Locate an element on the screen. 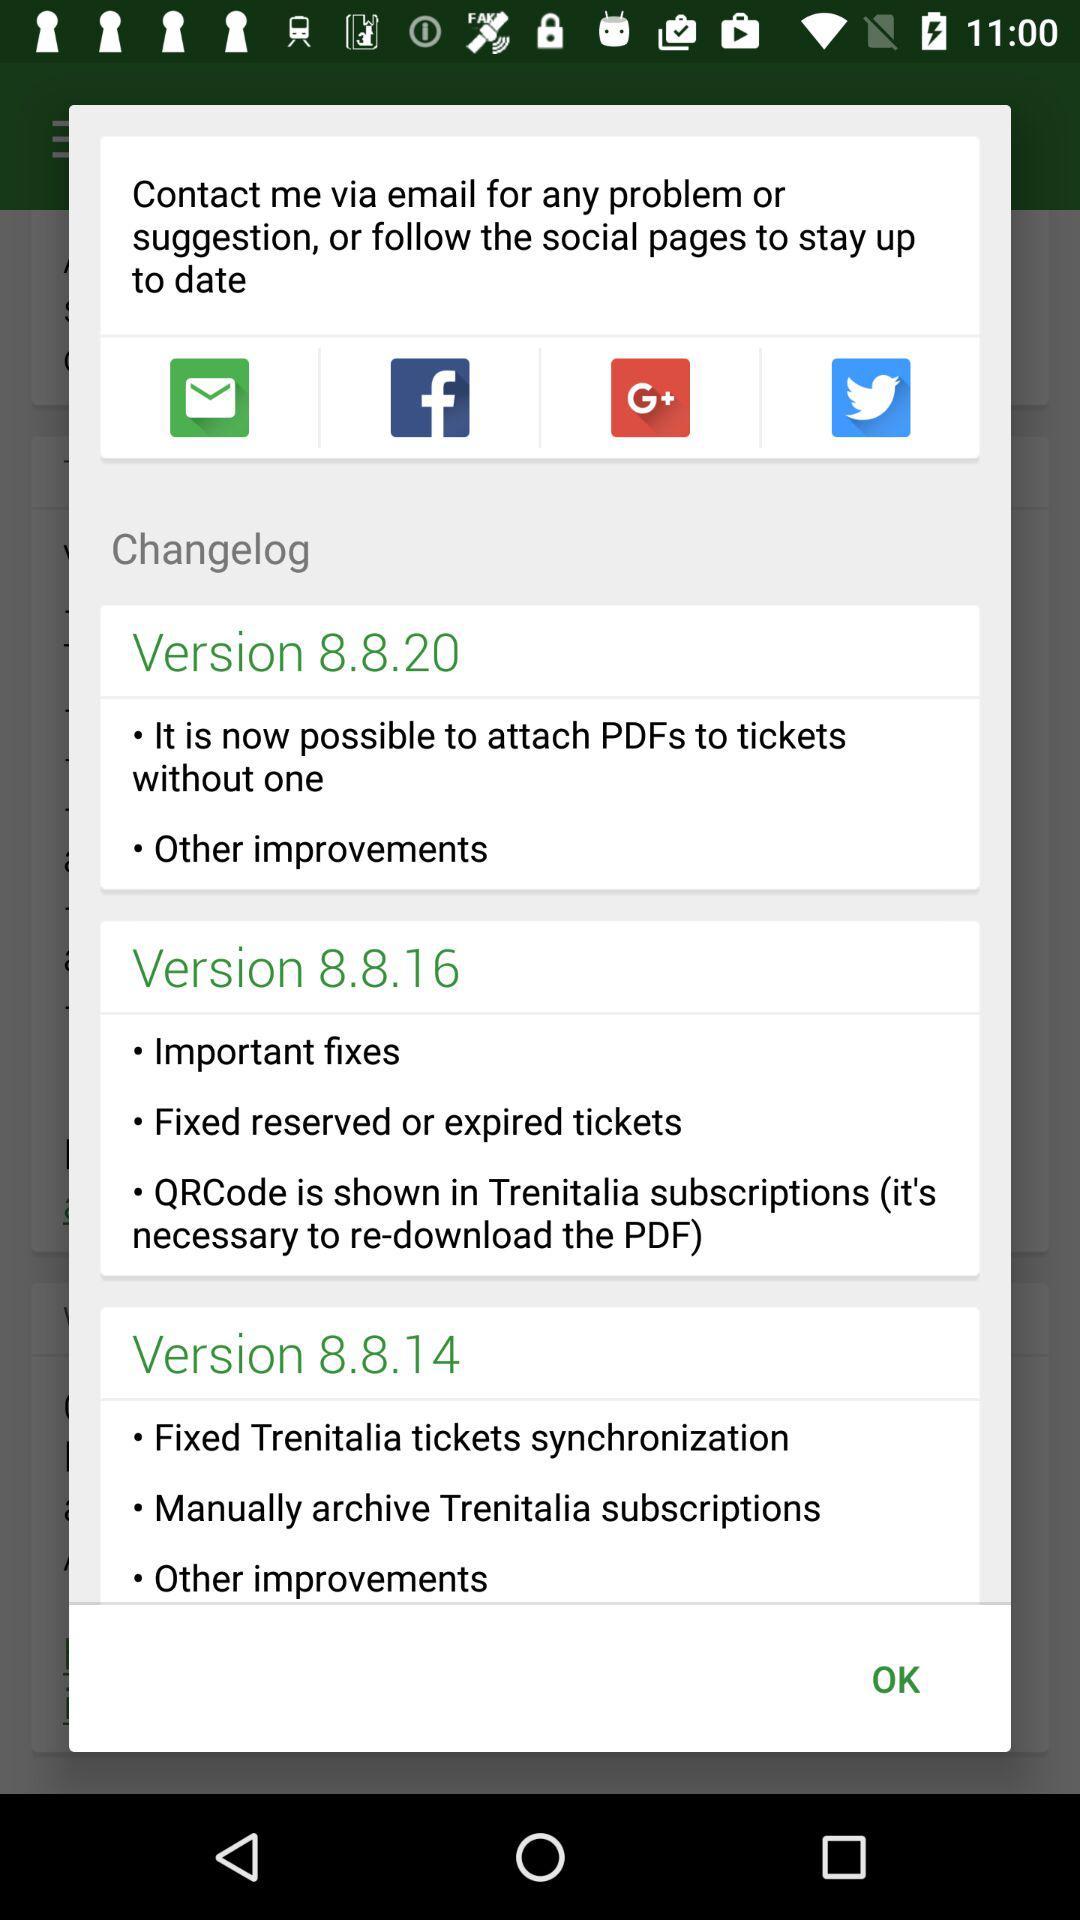  open twitter is located at coordinates (869, 397).